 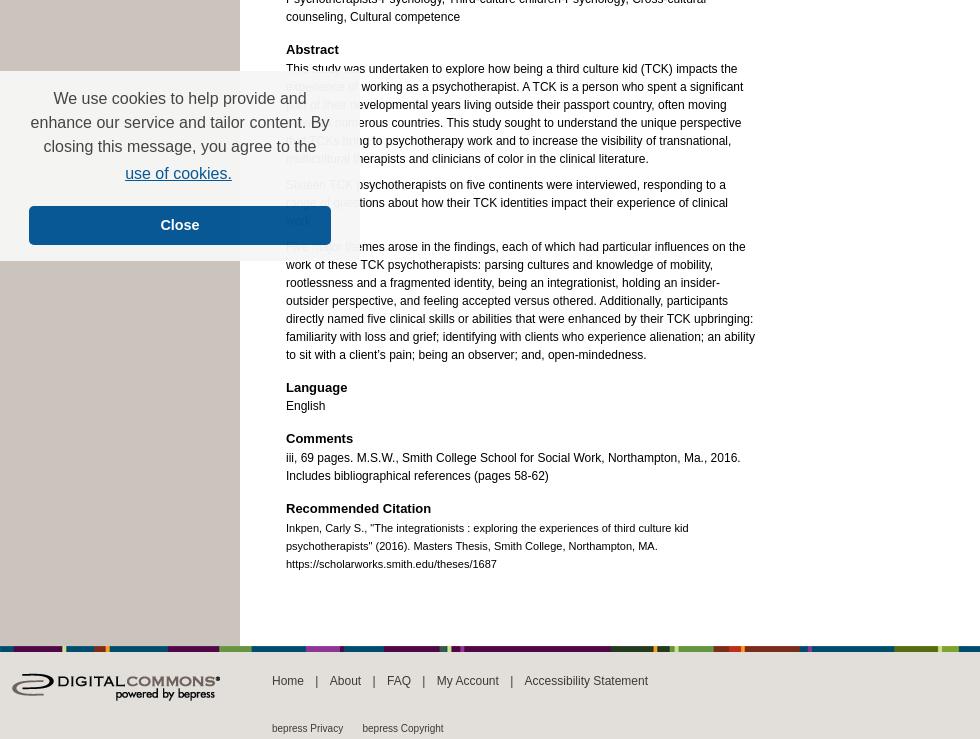 What do you see at coordinates (514, 112) in the screenshot?
I see `'This study was undertaken to explore how being a third culture kid (TCK) impacts the experience of working as a psychotherapist. A TCK is a person who spent a significant part of their developmental years living outside their passport country, often moving between numerous countries. This study sought to understand the unique perspective that TCKs bring to psychotherapy work and to increase the visibility of transnational, multicultural therapists and clinicians of color in the clinical literature.'` at bounding box center [514, 112].